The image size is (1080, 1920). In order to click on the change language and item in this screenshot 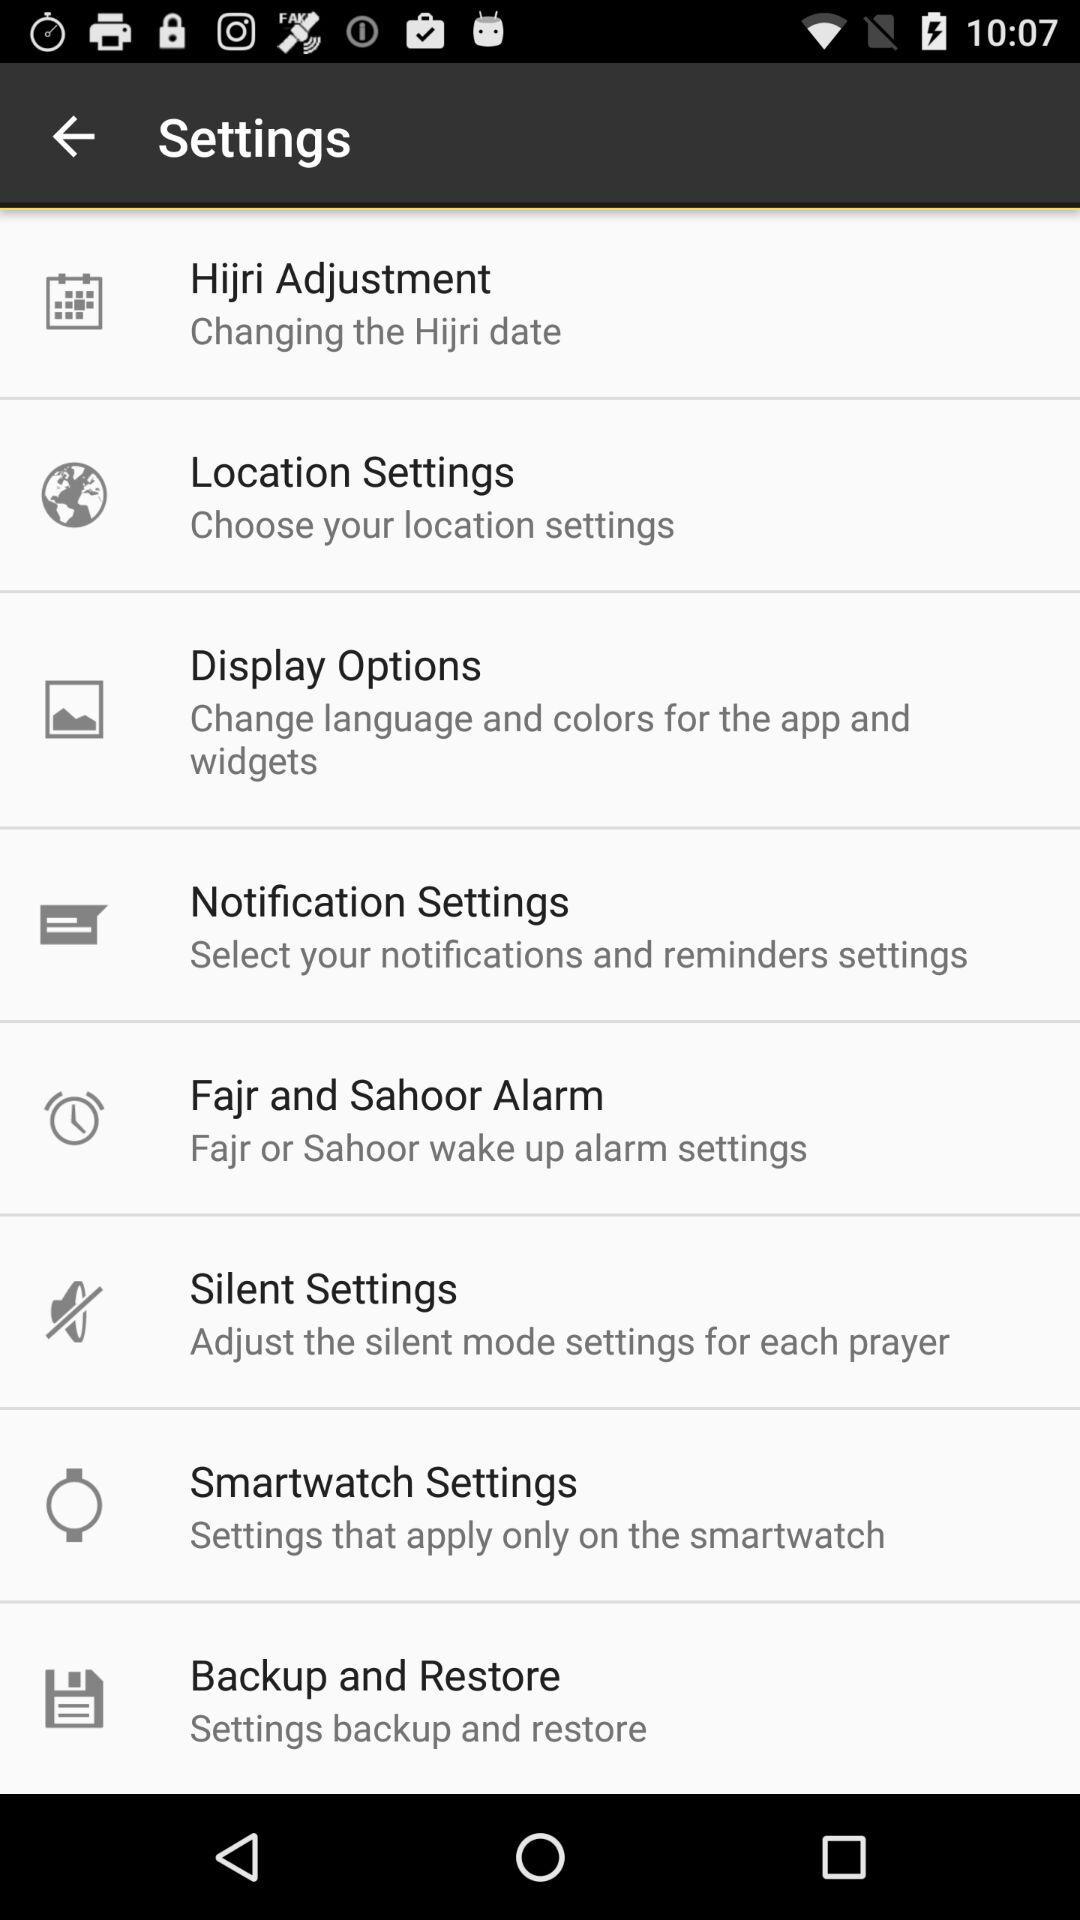, I will do `click(612, 737)`.